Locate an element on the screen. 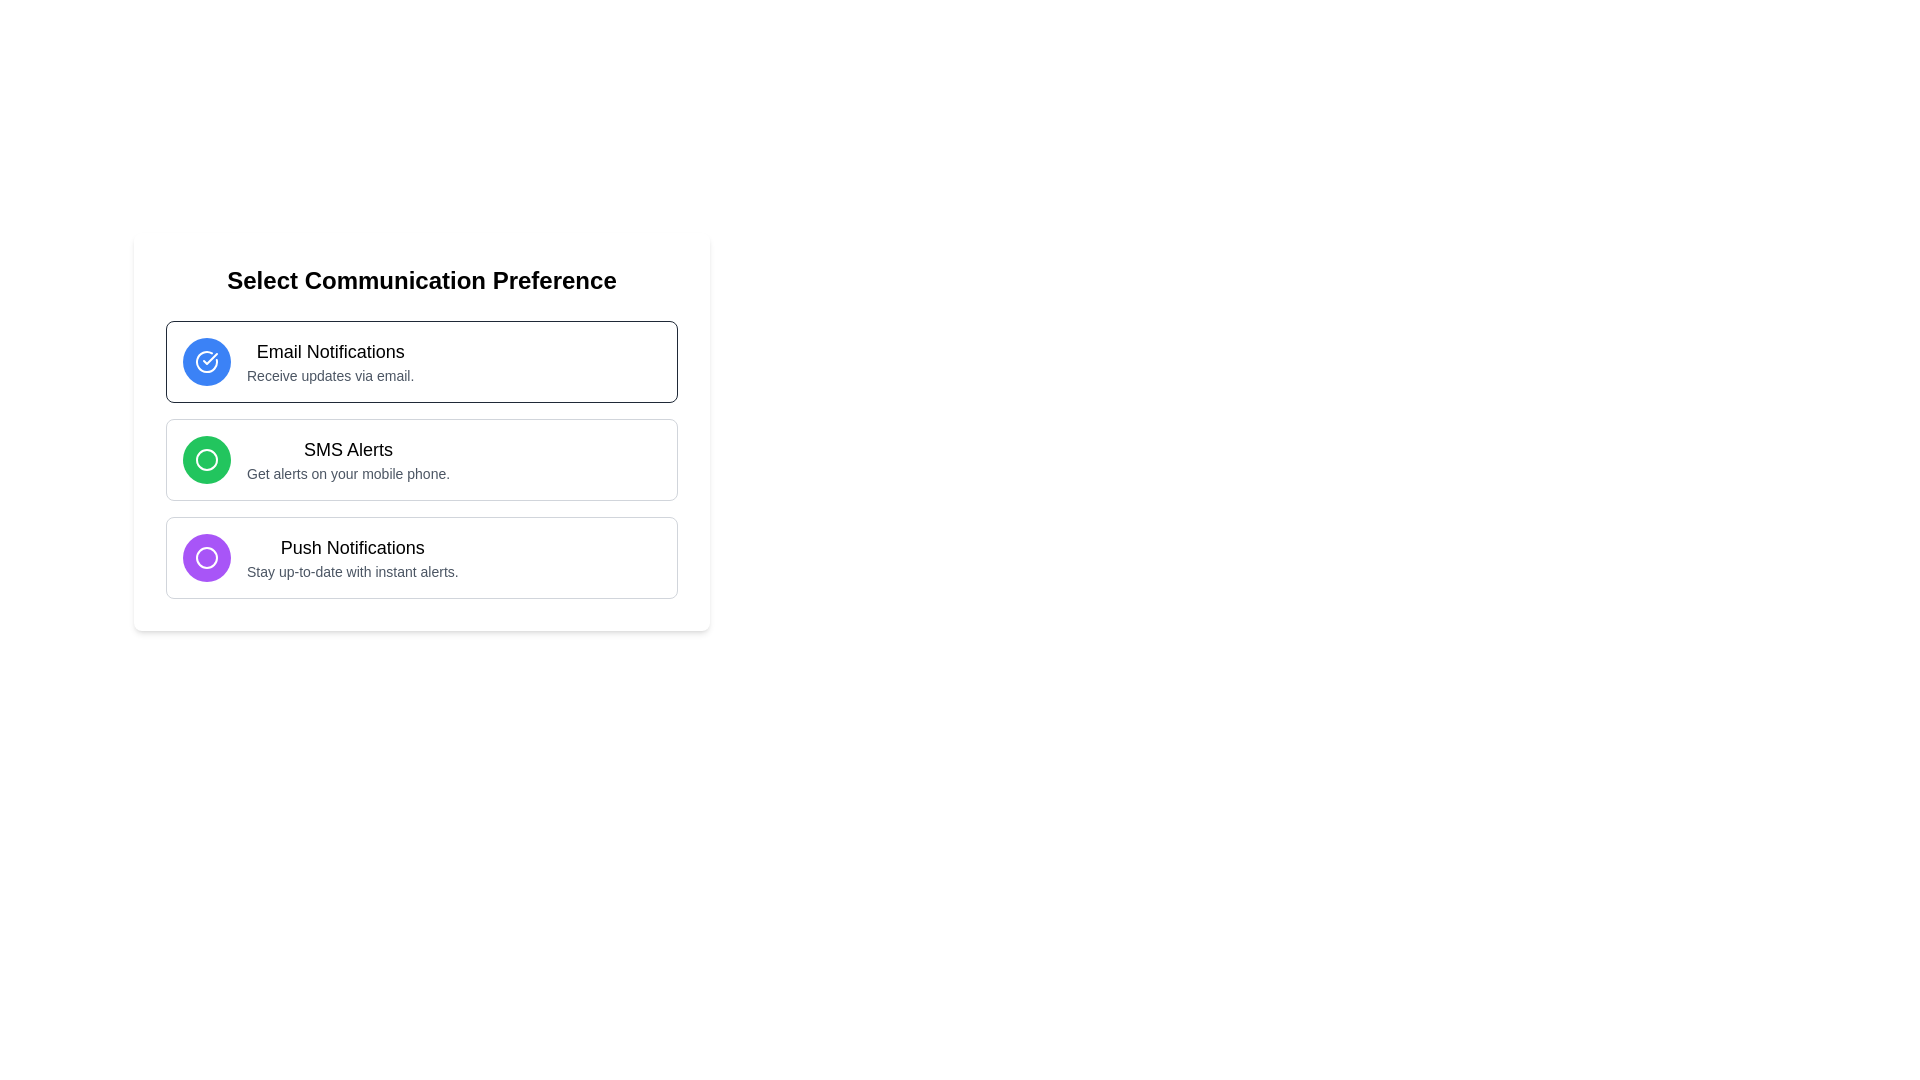 This screenshot has width=1920, height=1080. the static text element displaying 'Get alerts on your mobile phone.' which is located below the 'SMS Alerts' label in the second card, aligned to the left of the green circular icon is located at coordinates (348, 474).